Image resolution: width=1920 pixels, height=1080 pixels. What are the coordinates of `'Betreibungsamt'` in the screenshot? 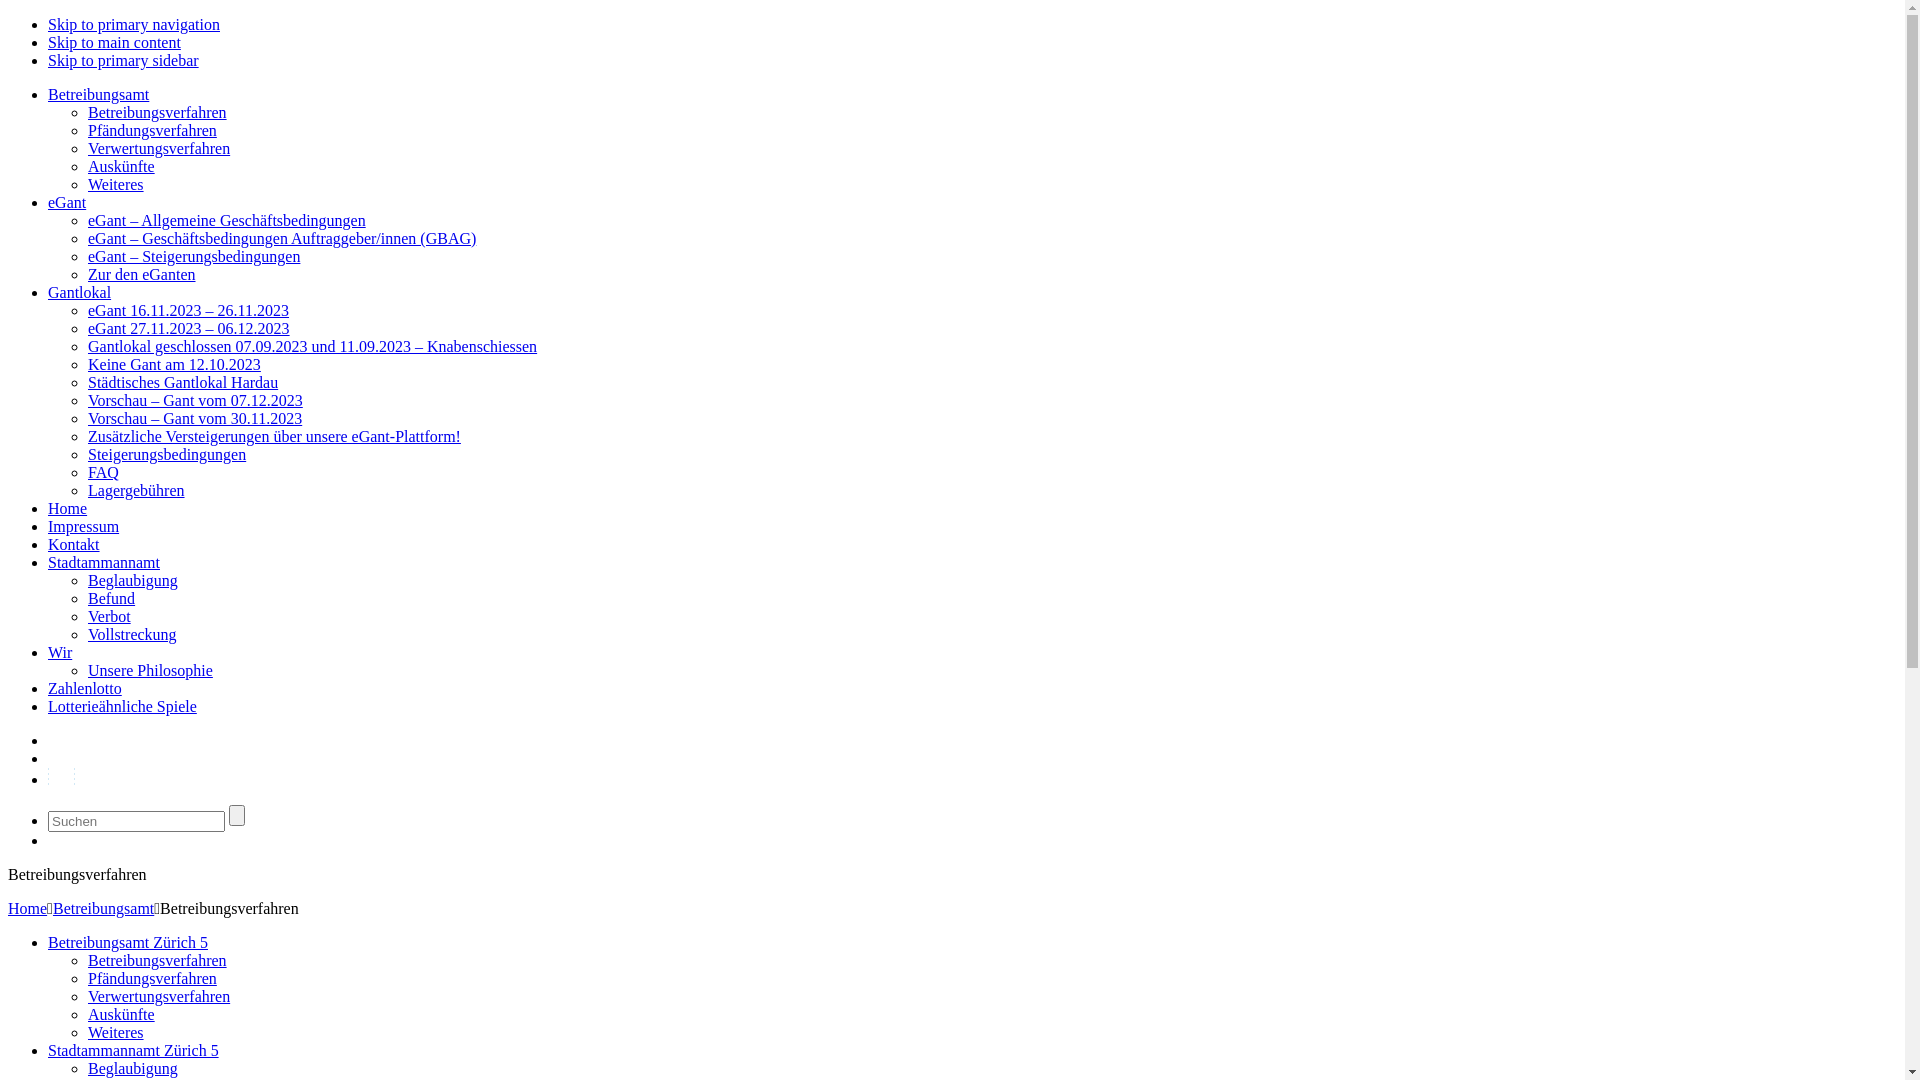 It's located at (102, 908).